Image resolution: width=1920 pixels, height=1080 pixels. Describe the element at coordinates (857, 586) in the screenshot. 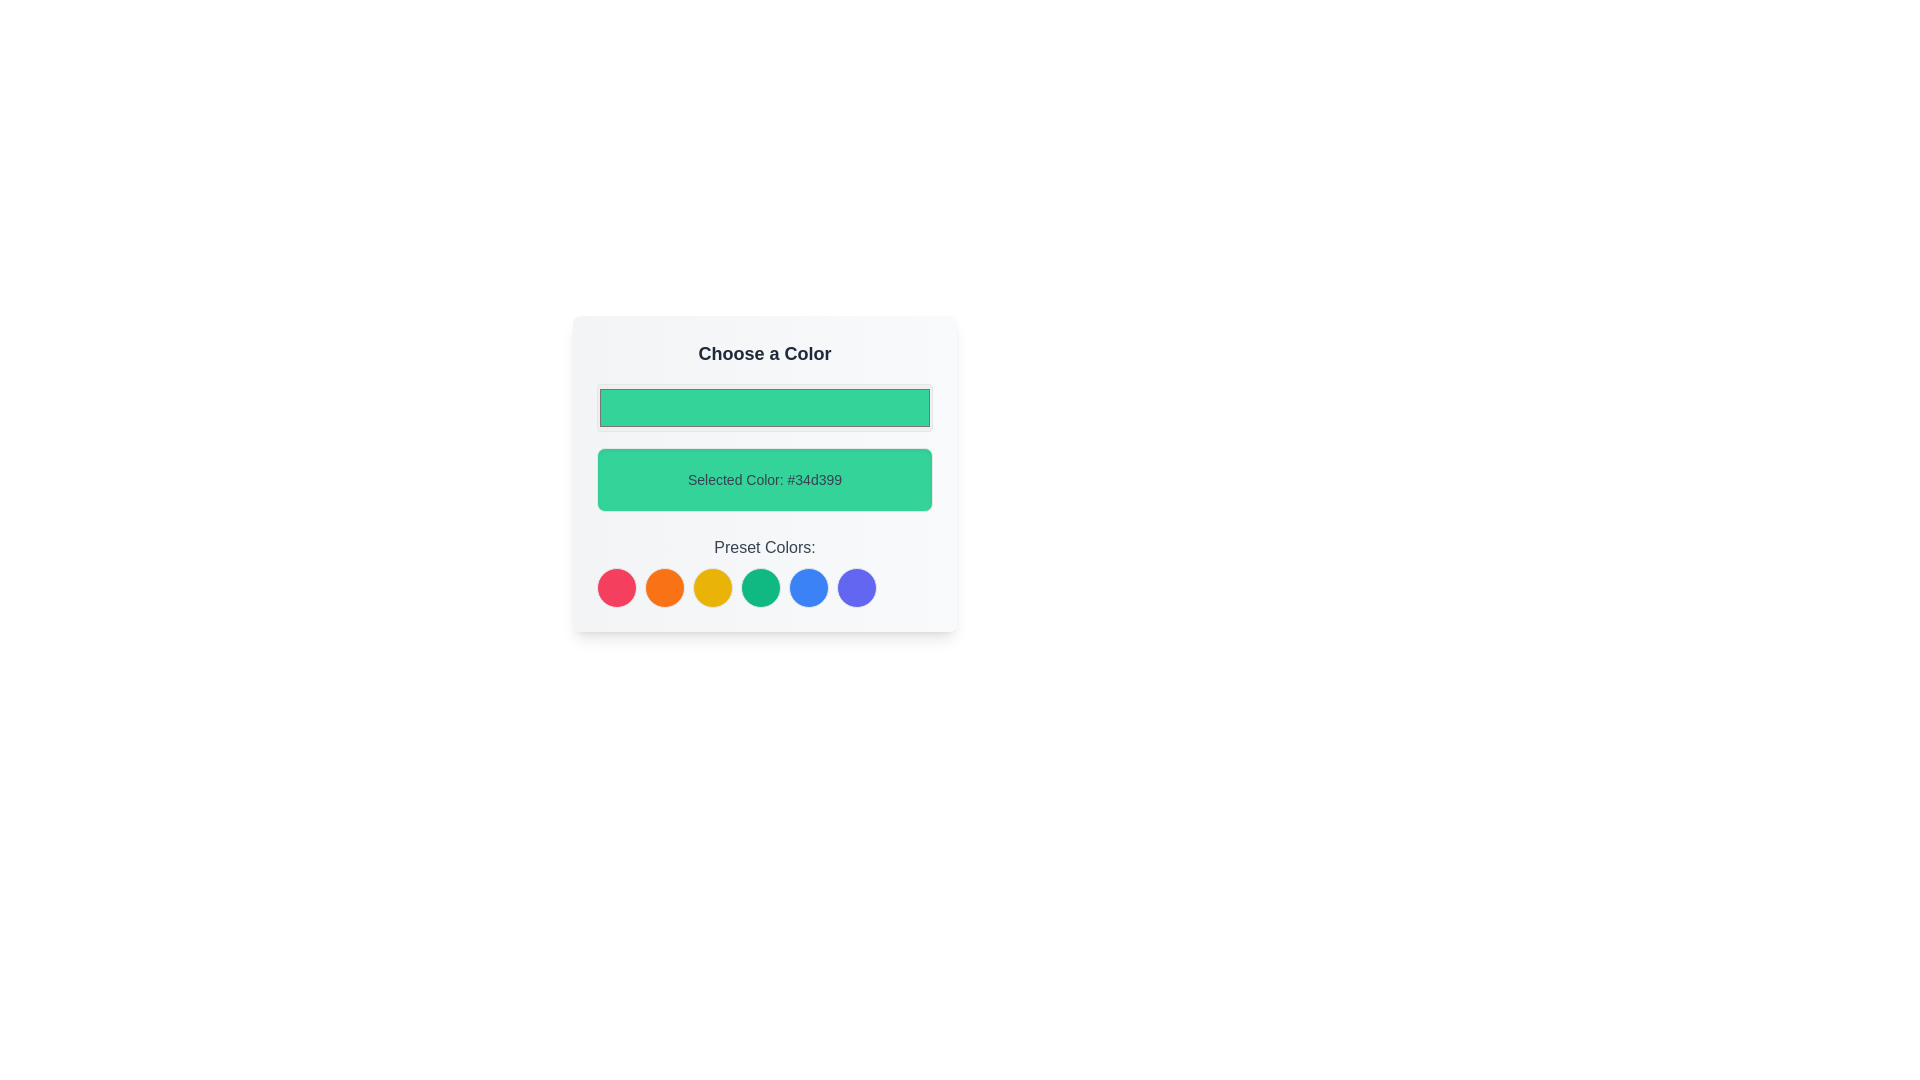

I see `the blue circular Interactive color selector, the last item` at that location.